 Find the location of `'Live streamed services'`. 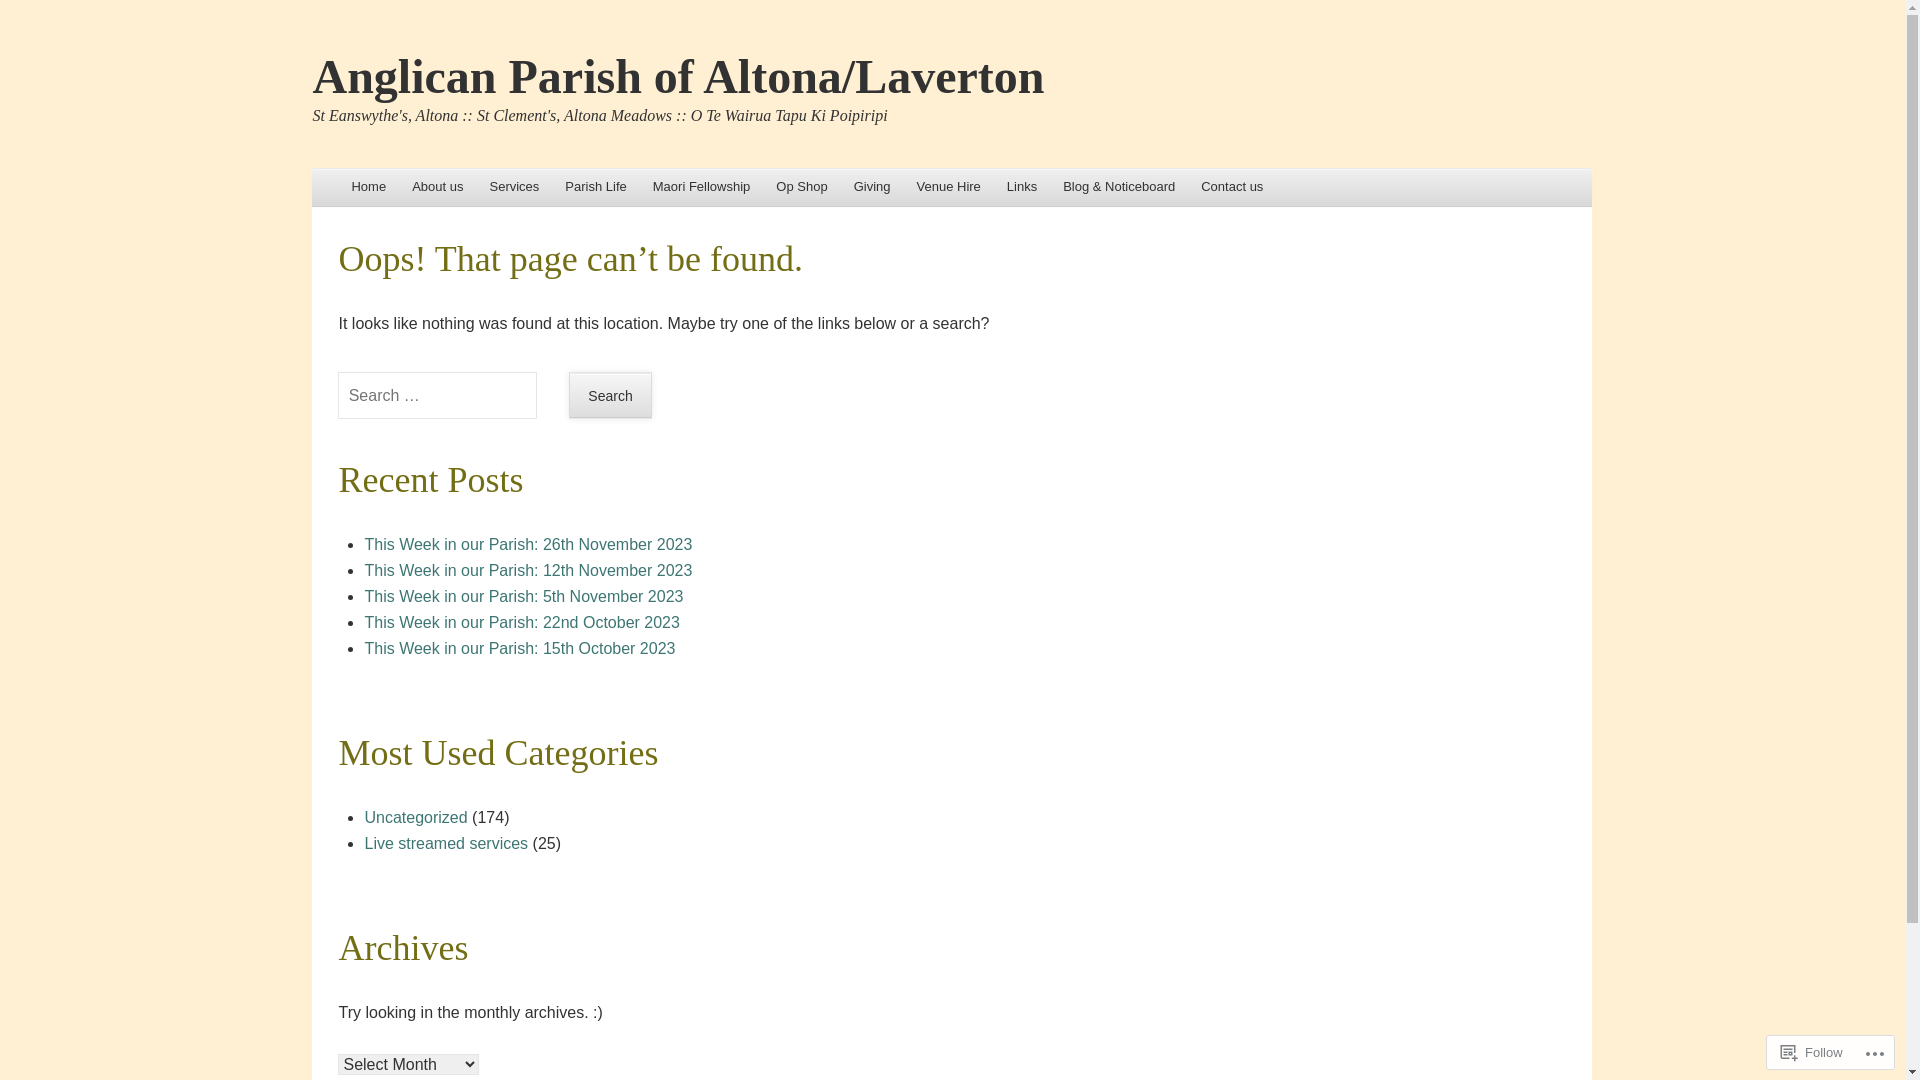

'Live streamed services' is located at coordinates (364, 843).